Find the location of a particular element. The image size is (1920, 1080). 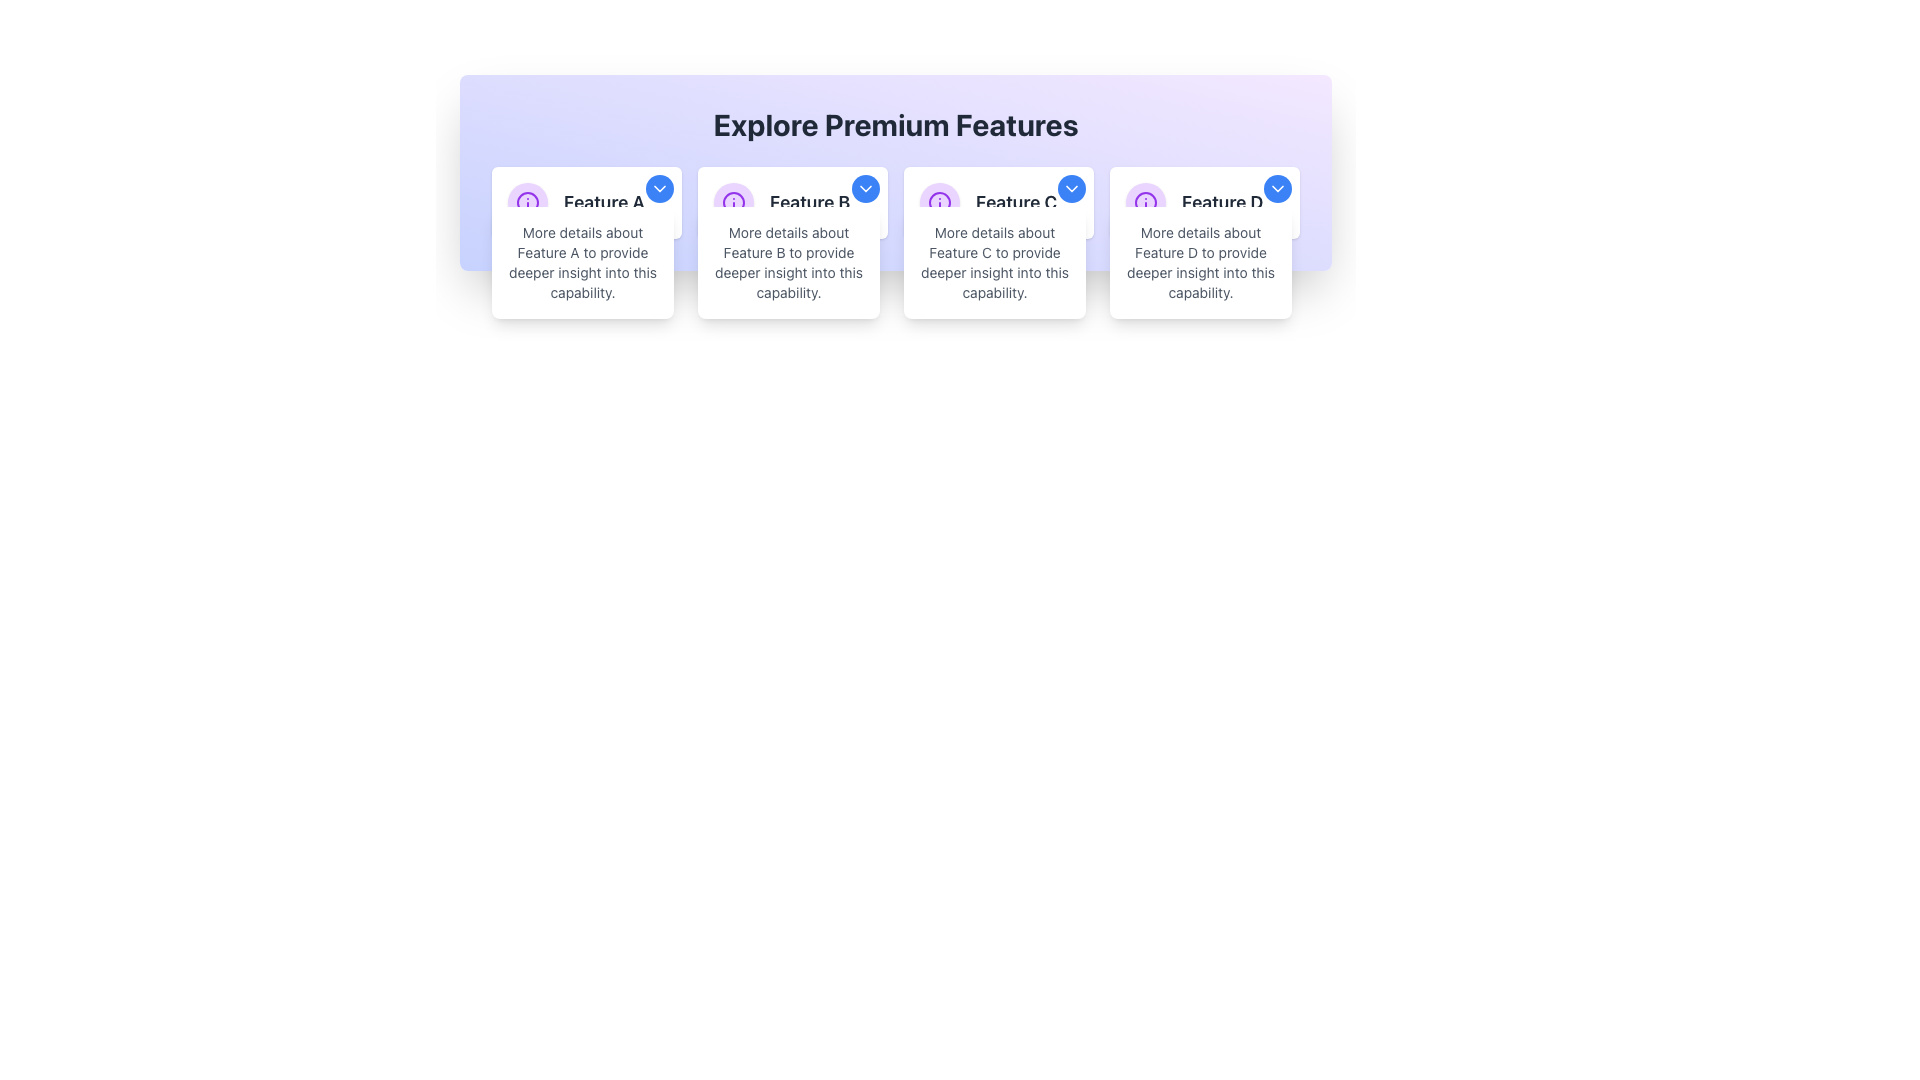

the circular button with a blue background and white text labeled 'Feature C' located at the top-right corner of the card is located at coordinates (1070, 189).